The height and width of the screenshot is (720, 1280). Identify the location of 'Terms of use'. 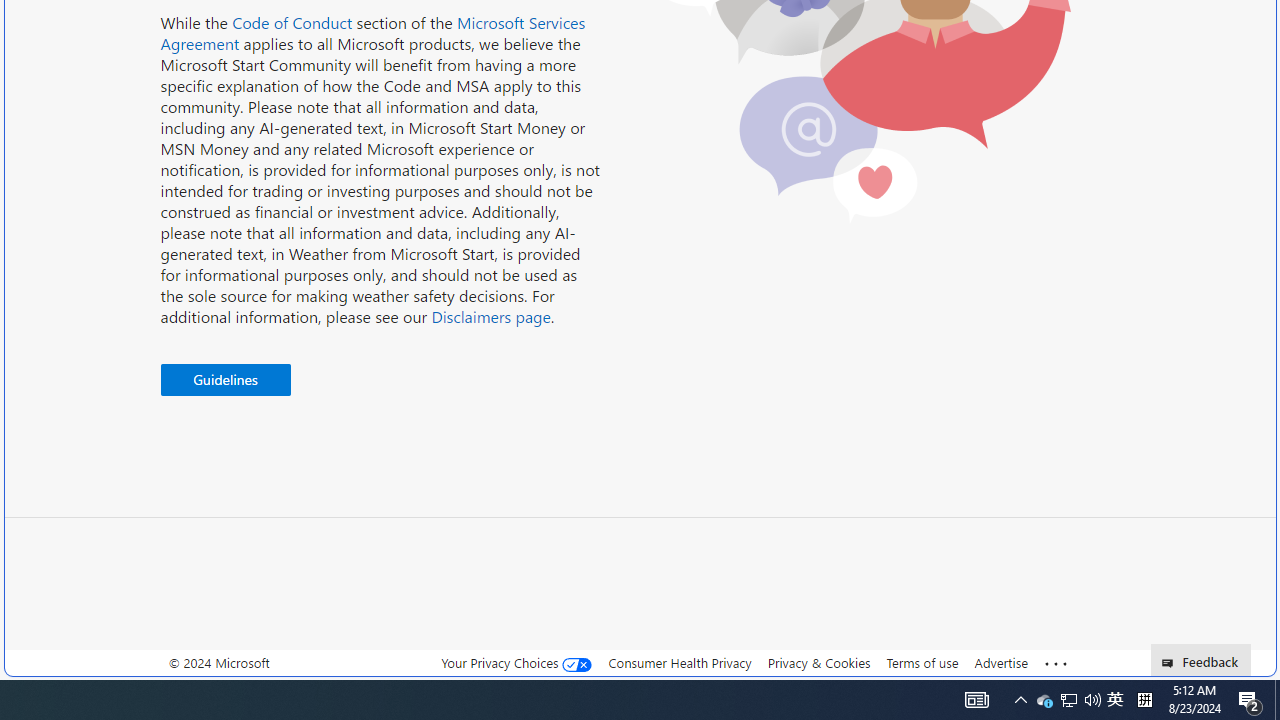
(921, 663).